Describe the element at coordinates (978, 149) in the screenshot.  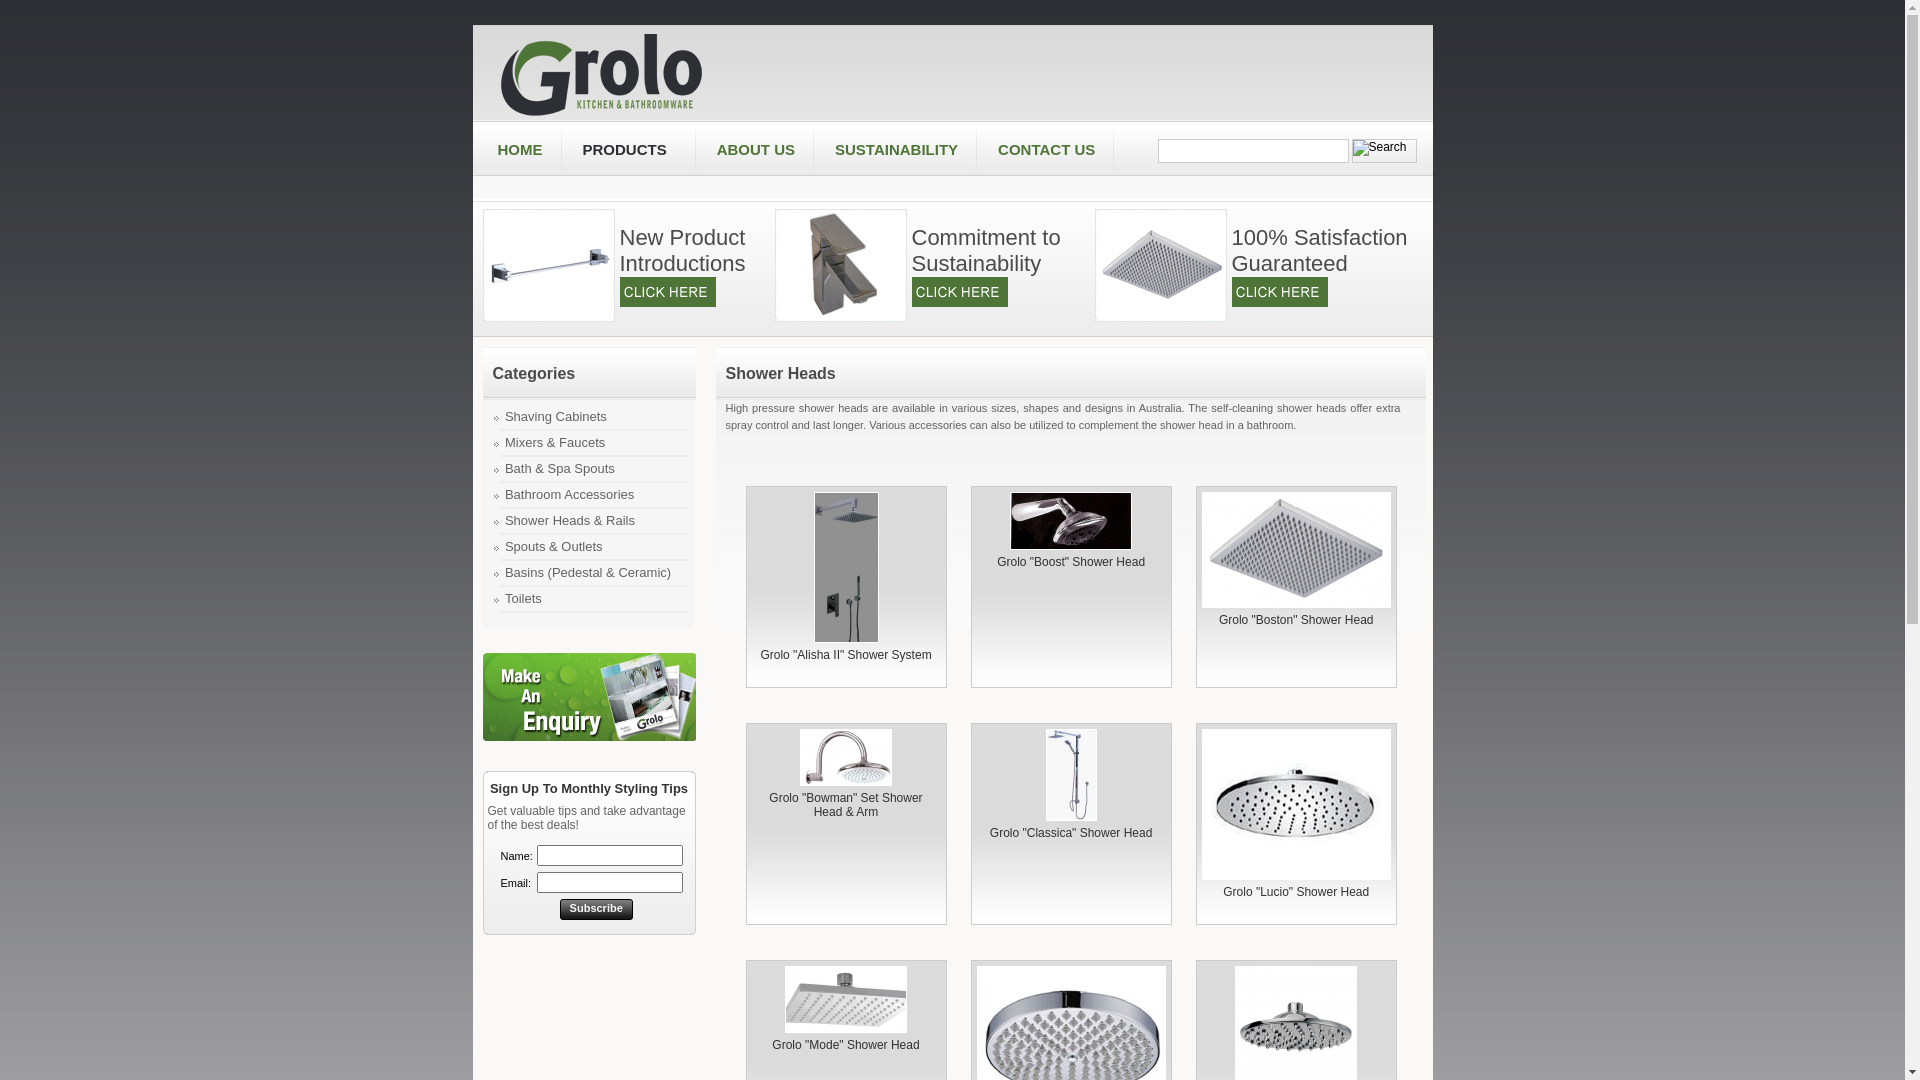
I see `'CONTACT US'` at that location.